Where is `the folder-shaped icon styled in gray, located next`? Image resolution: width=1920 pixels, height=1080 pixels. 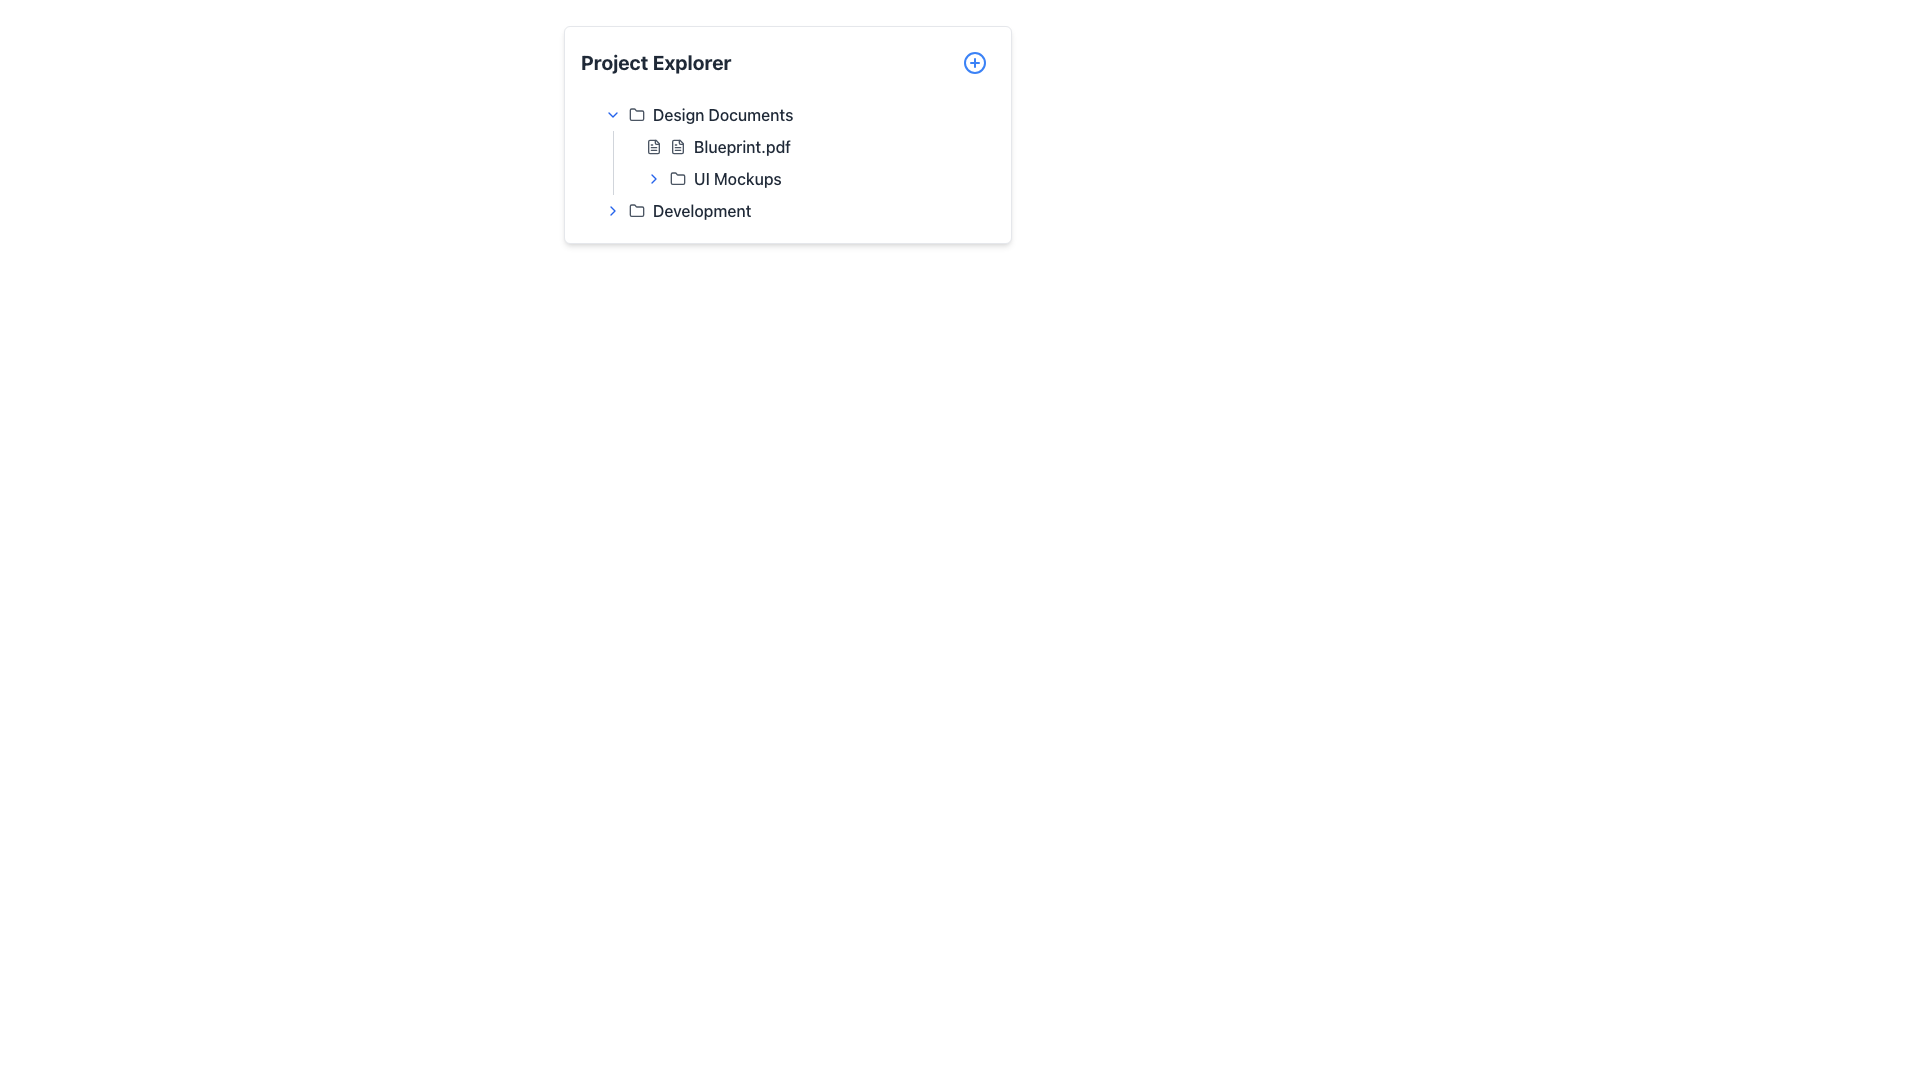 the folder-shaped icon styled in gray, located next is located at coordinates (636, 209).